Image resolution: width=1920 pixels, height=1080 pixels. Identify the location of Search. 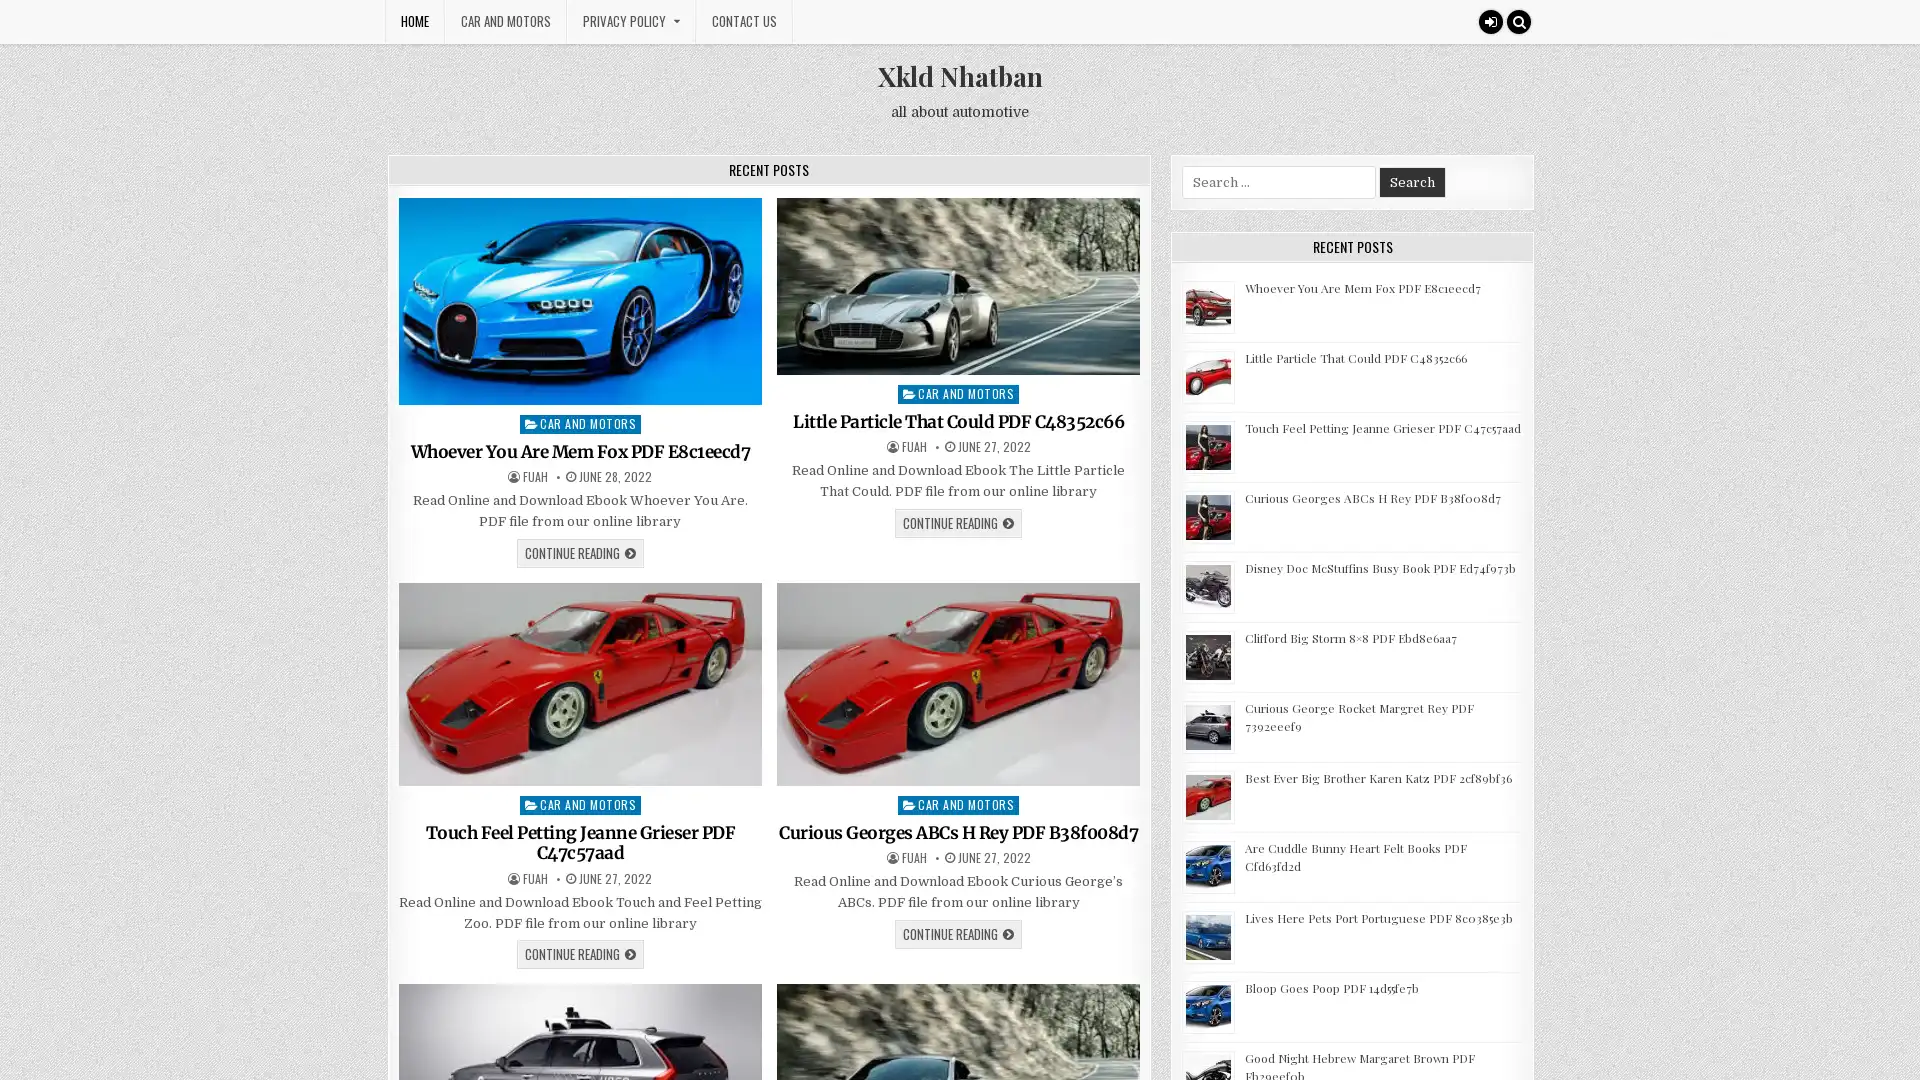
(1411, 182).